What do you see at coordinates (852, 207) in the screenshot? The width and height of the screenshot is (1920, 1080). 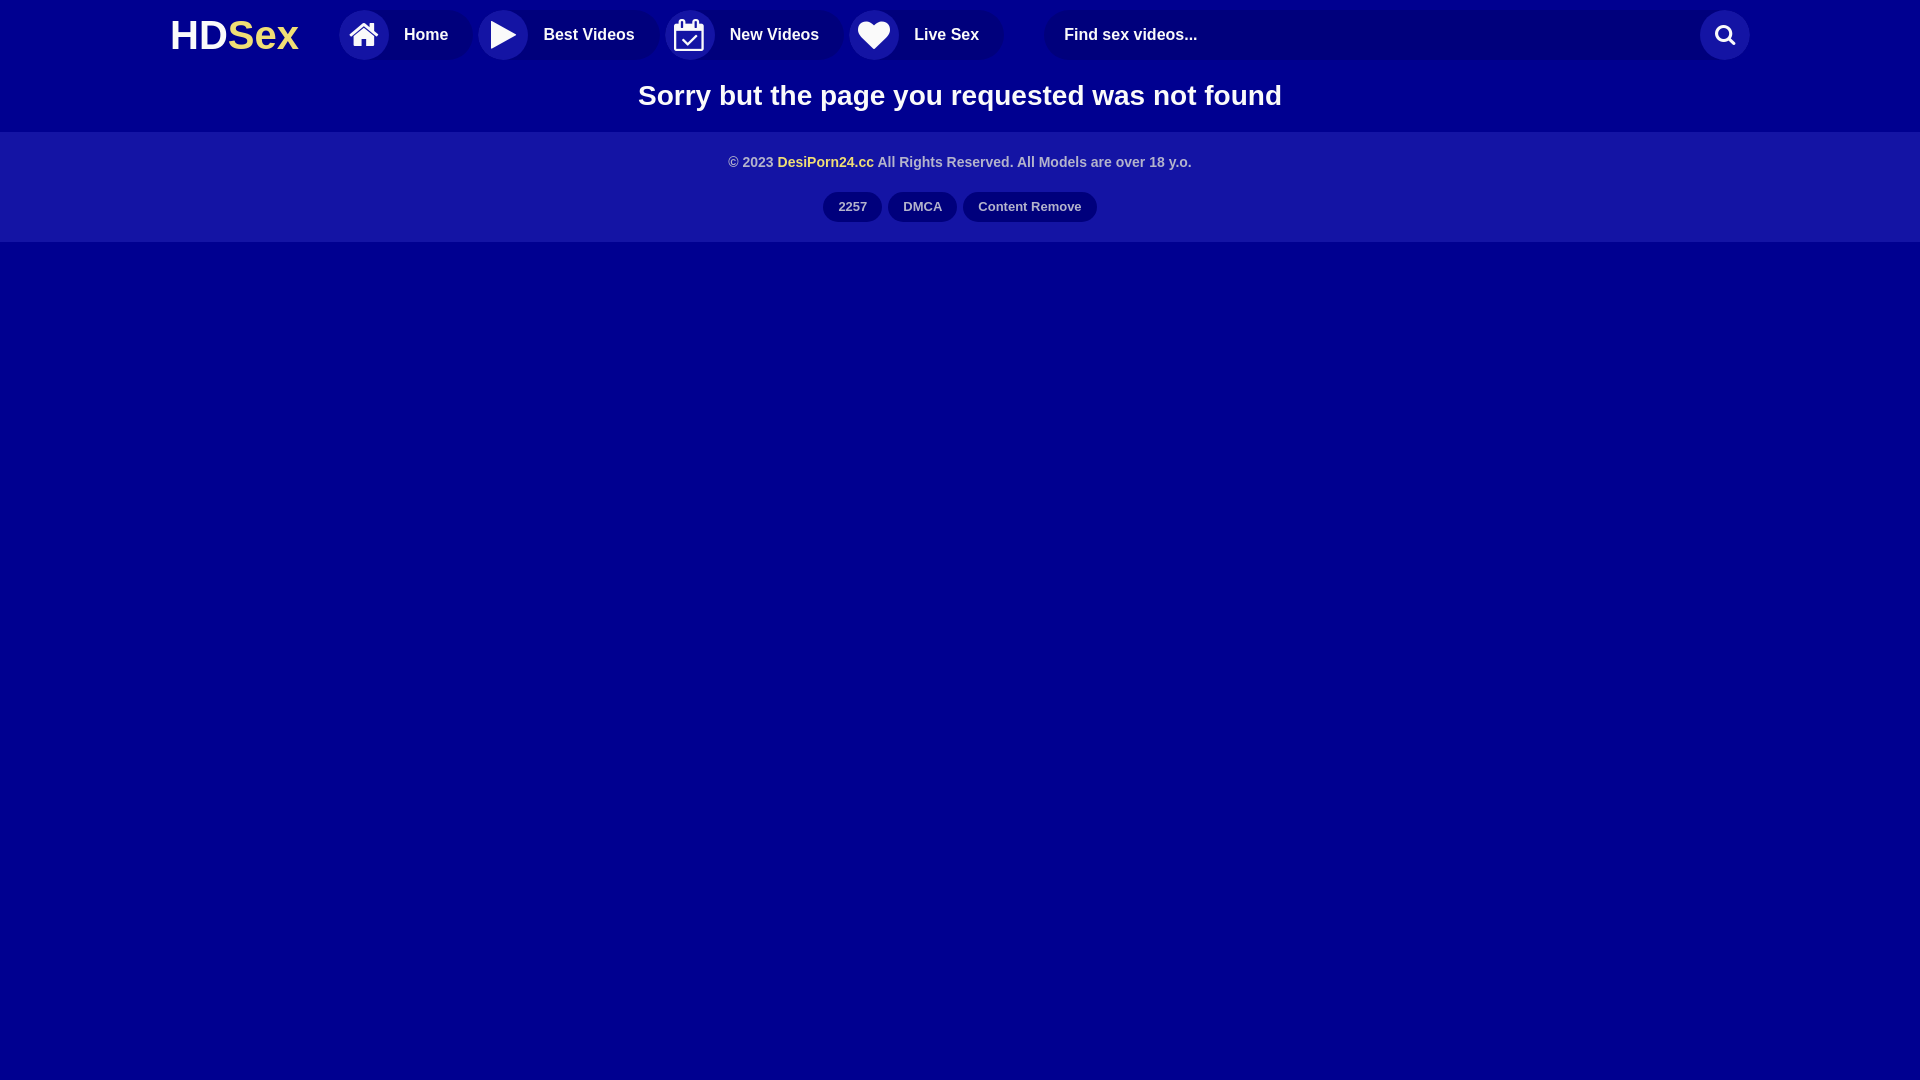 I see `'2257'` at bounding box center [852, 207].